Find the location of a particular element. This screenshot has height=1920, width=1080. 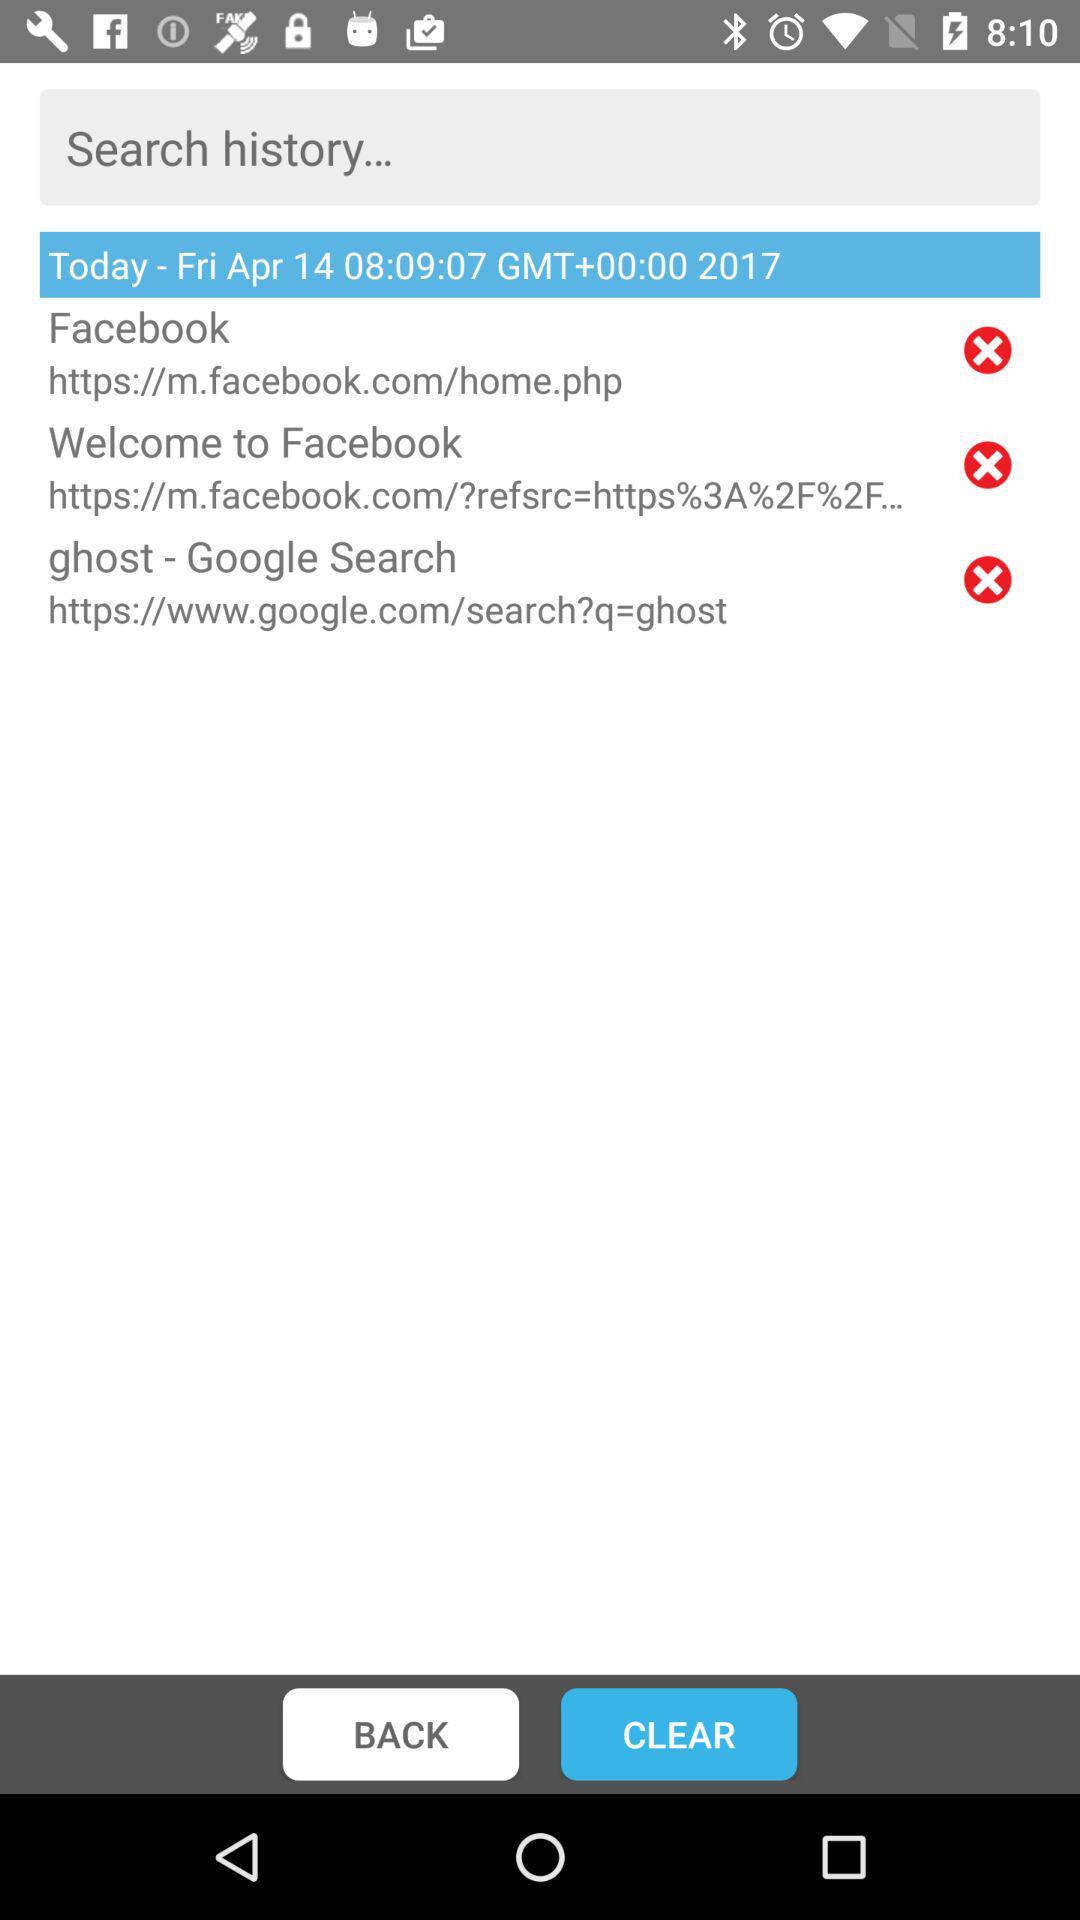

clear specific search history is located at coordinates (986, 578).